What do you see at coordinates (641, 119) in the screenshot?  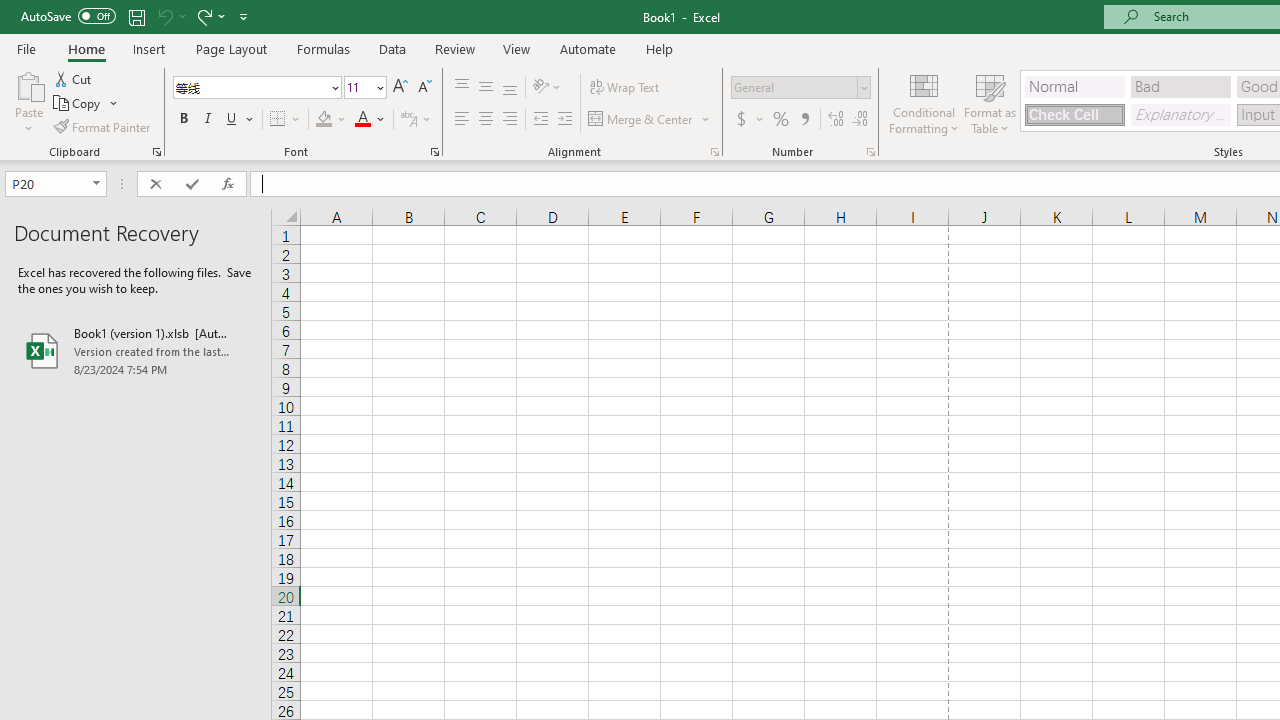 I see `'Merge & Center'` at bounding box center [641, 119].